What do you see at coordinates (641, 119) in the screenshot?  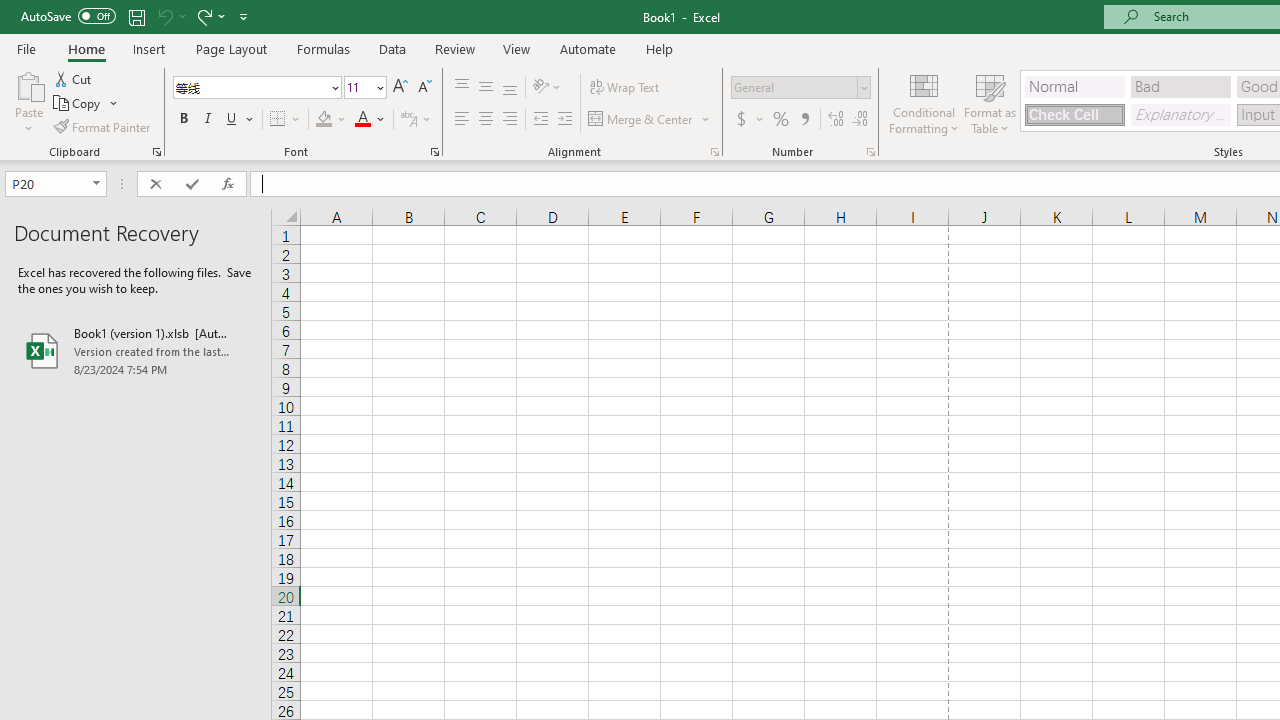 I see `'Merge & Center'` at bounding box center [641, 119].